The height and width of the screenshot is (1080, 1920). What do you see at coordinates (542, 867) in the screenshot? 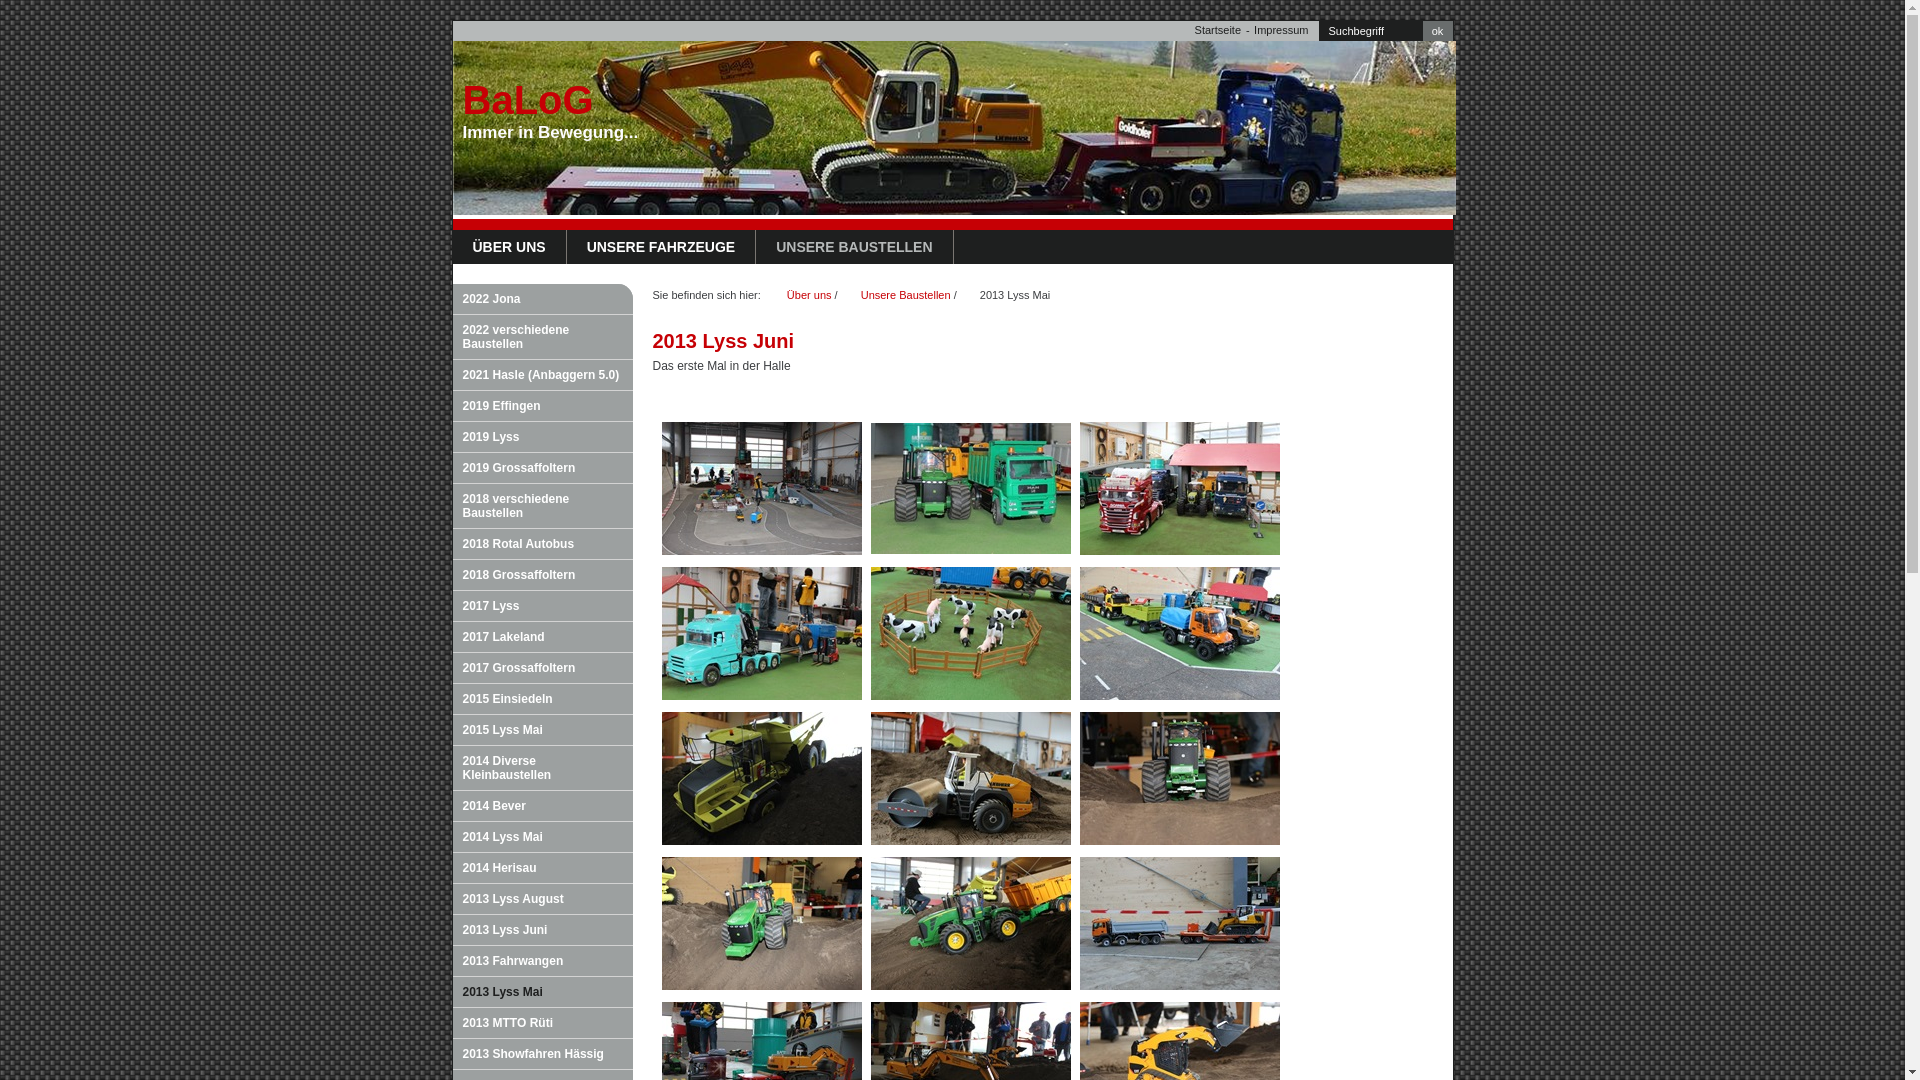
I see `'2014 Herisau'` at bounding box center [542, 867].